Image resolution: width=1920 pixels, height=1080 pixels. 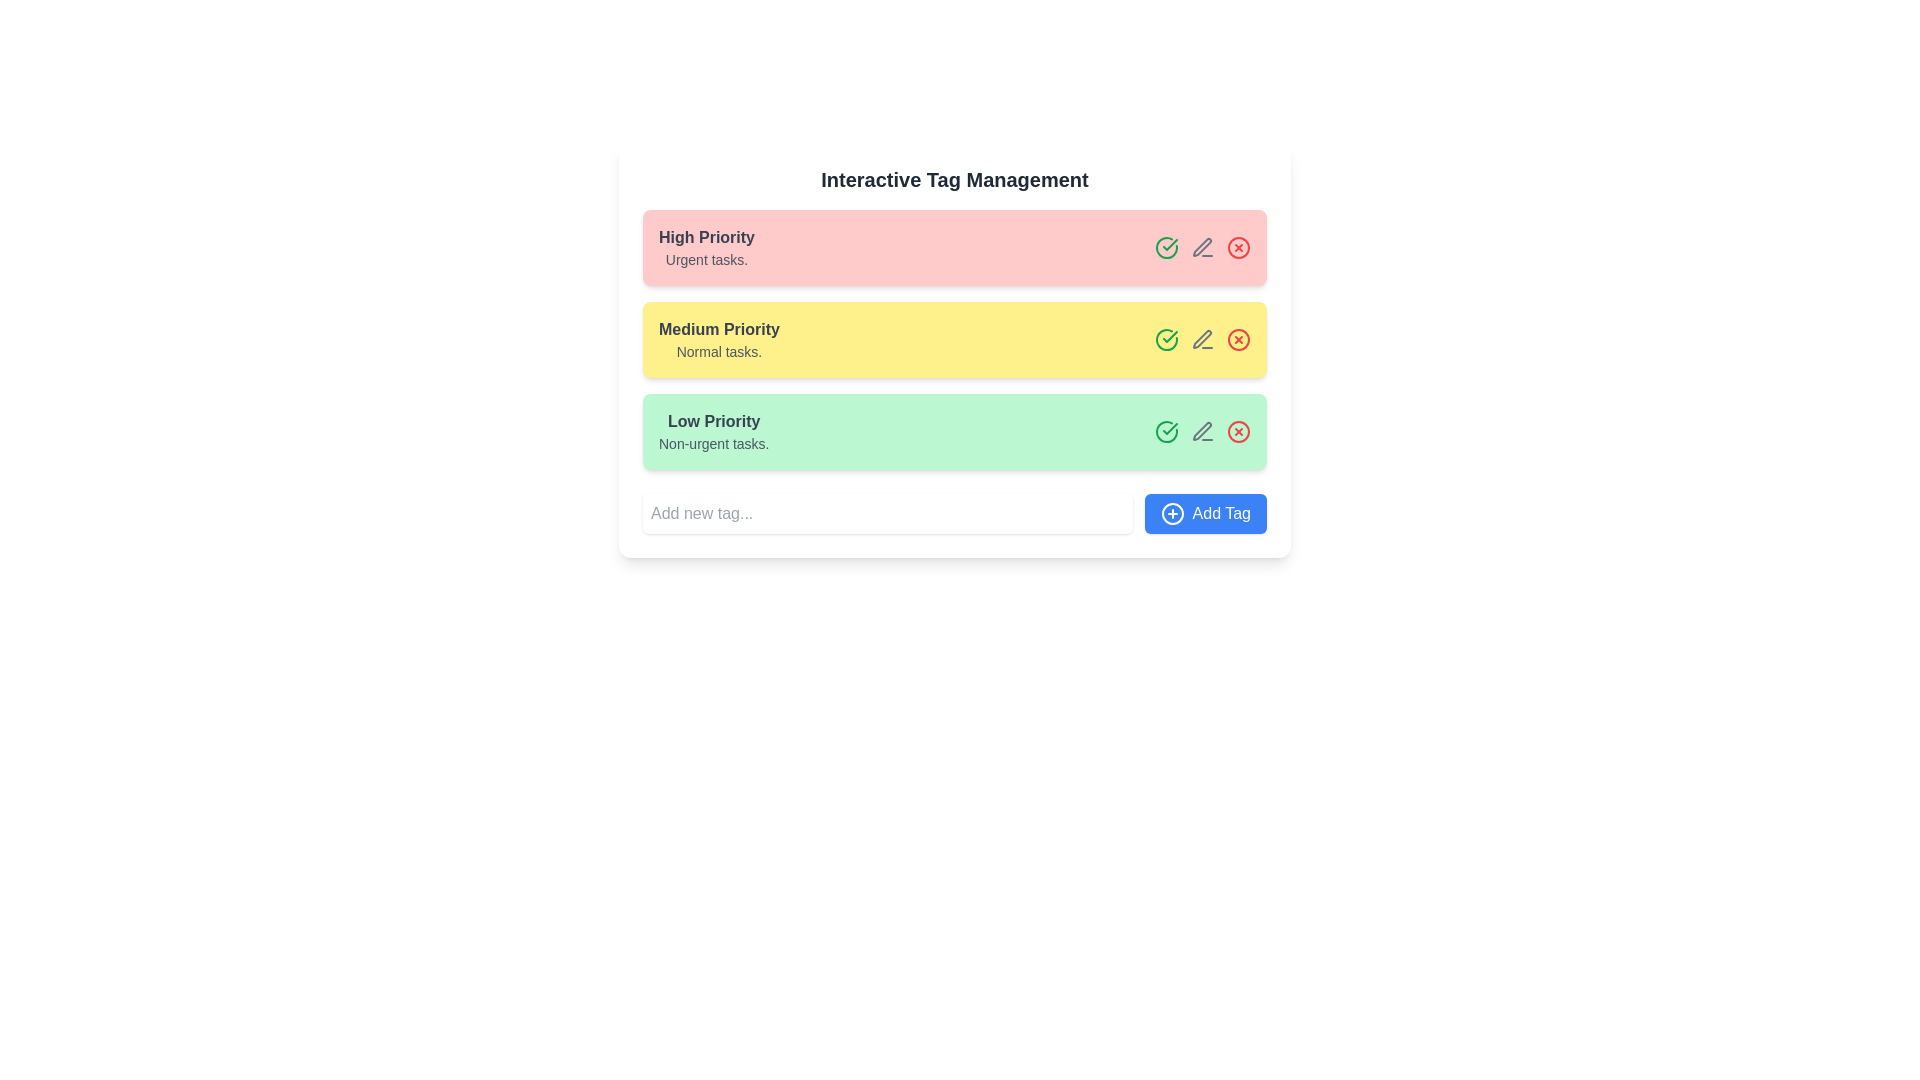 What do you see at coordinates (1201, 430) in the screenshot?
I see `the edit icon graphic representing the 'Low Priority' tag, located between the green-check icon and the red cross icon` at bounding box center [1201, 430].